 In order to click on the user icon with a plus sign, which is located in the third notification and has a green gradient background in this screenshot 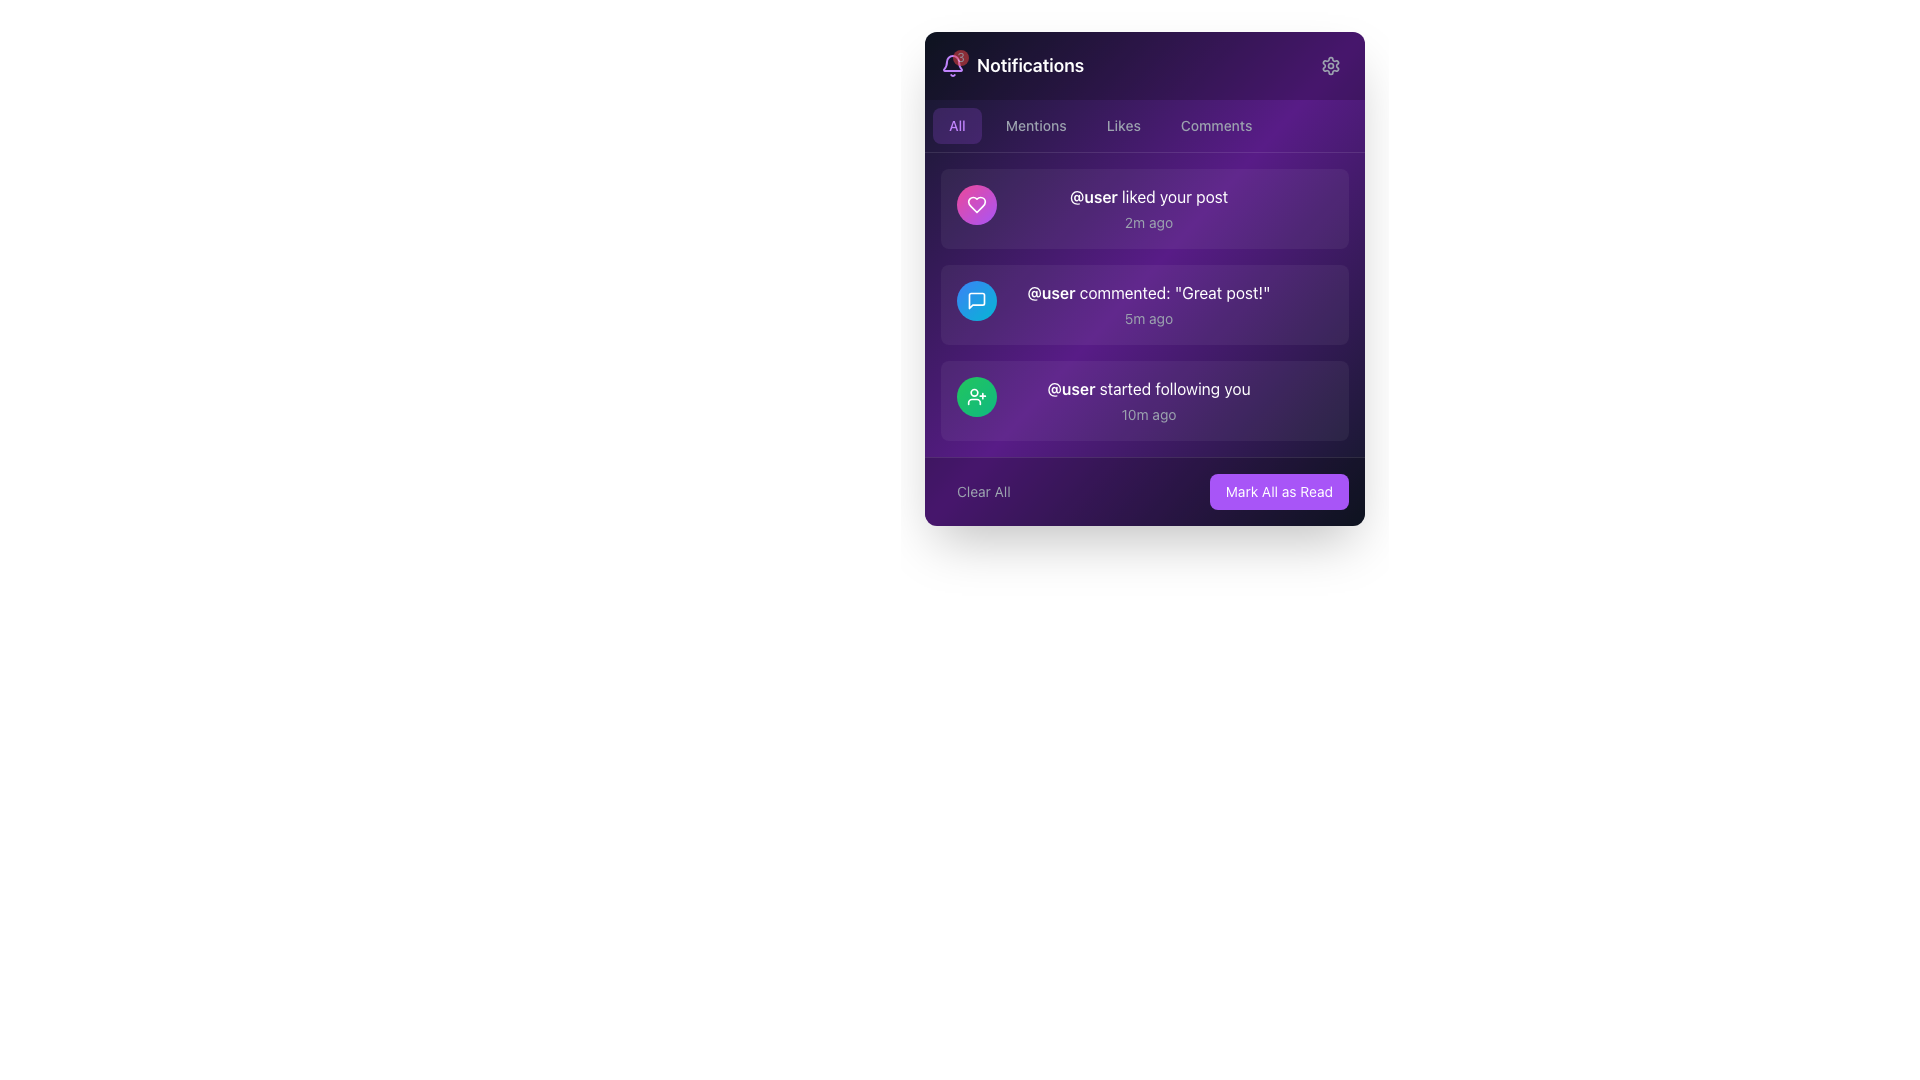, I will do `click(977, 397)`.